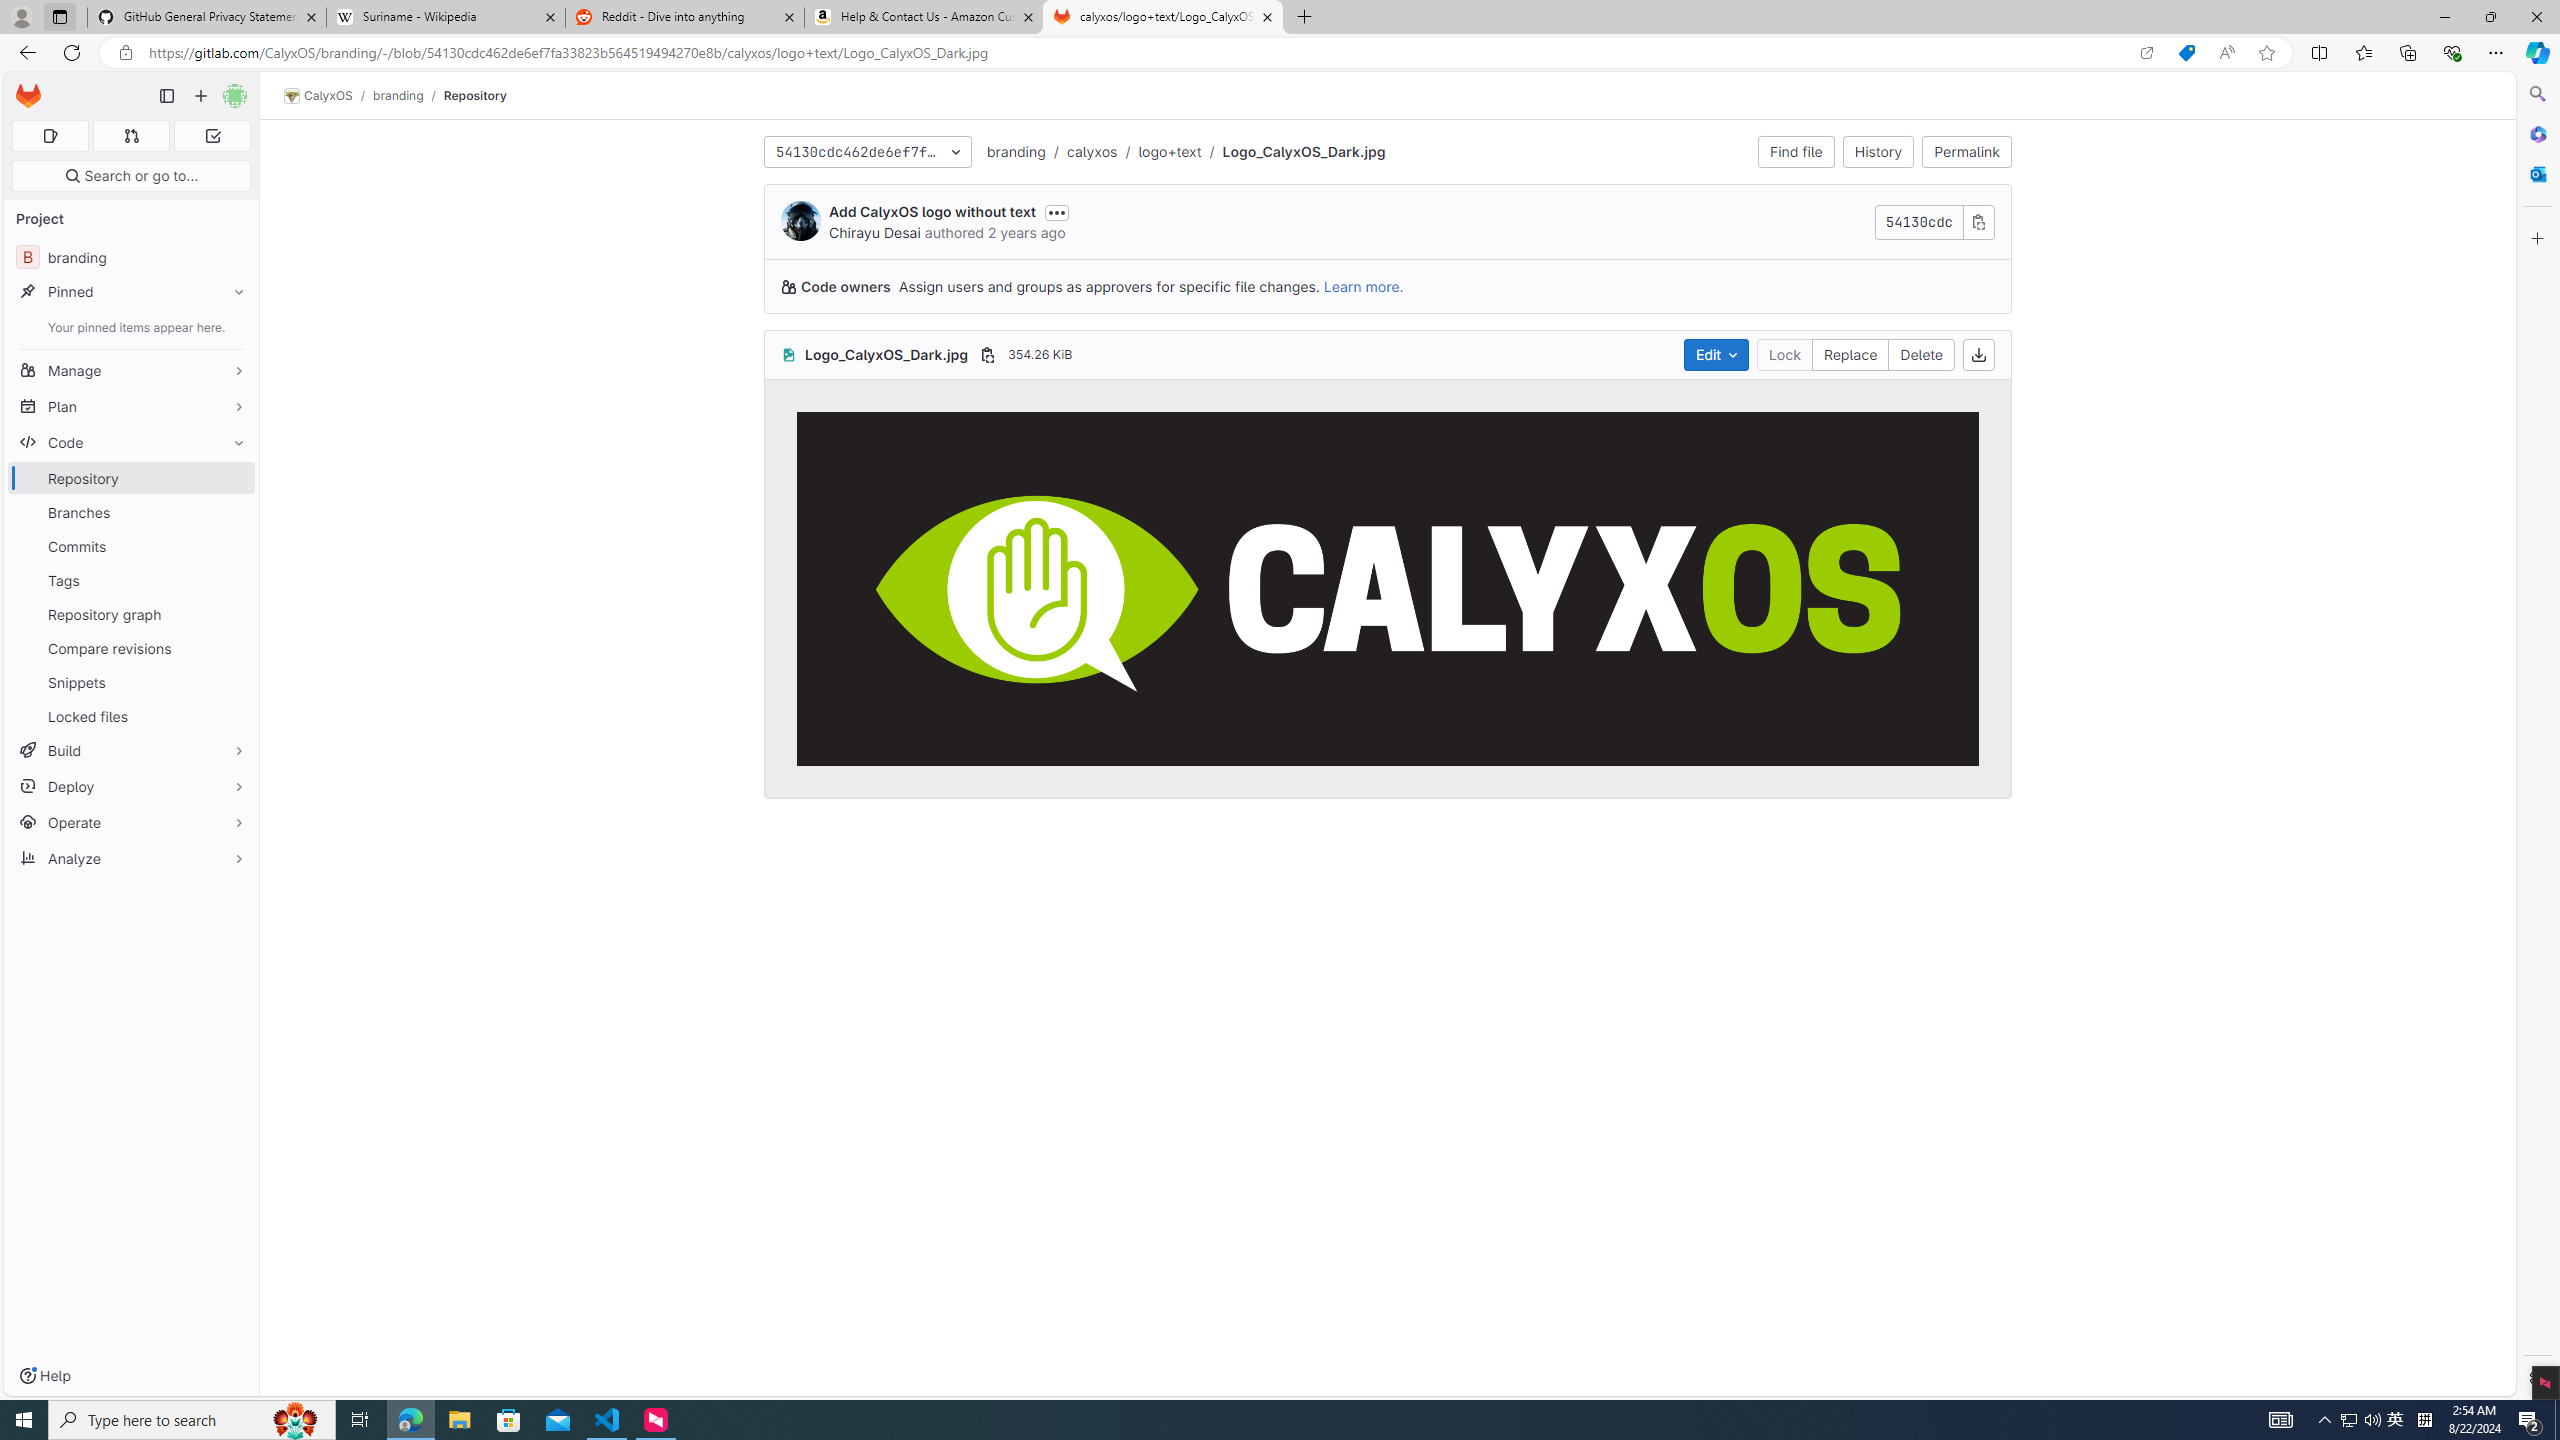 The width and height of the screenshot is (2560, 1440). What do you see at coordinates (2145, 53) in the screenshot?
I see `'Open in app'` at bounding box center [2145, 53].